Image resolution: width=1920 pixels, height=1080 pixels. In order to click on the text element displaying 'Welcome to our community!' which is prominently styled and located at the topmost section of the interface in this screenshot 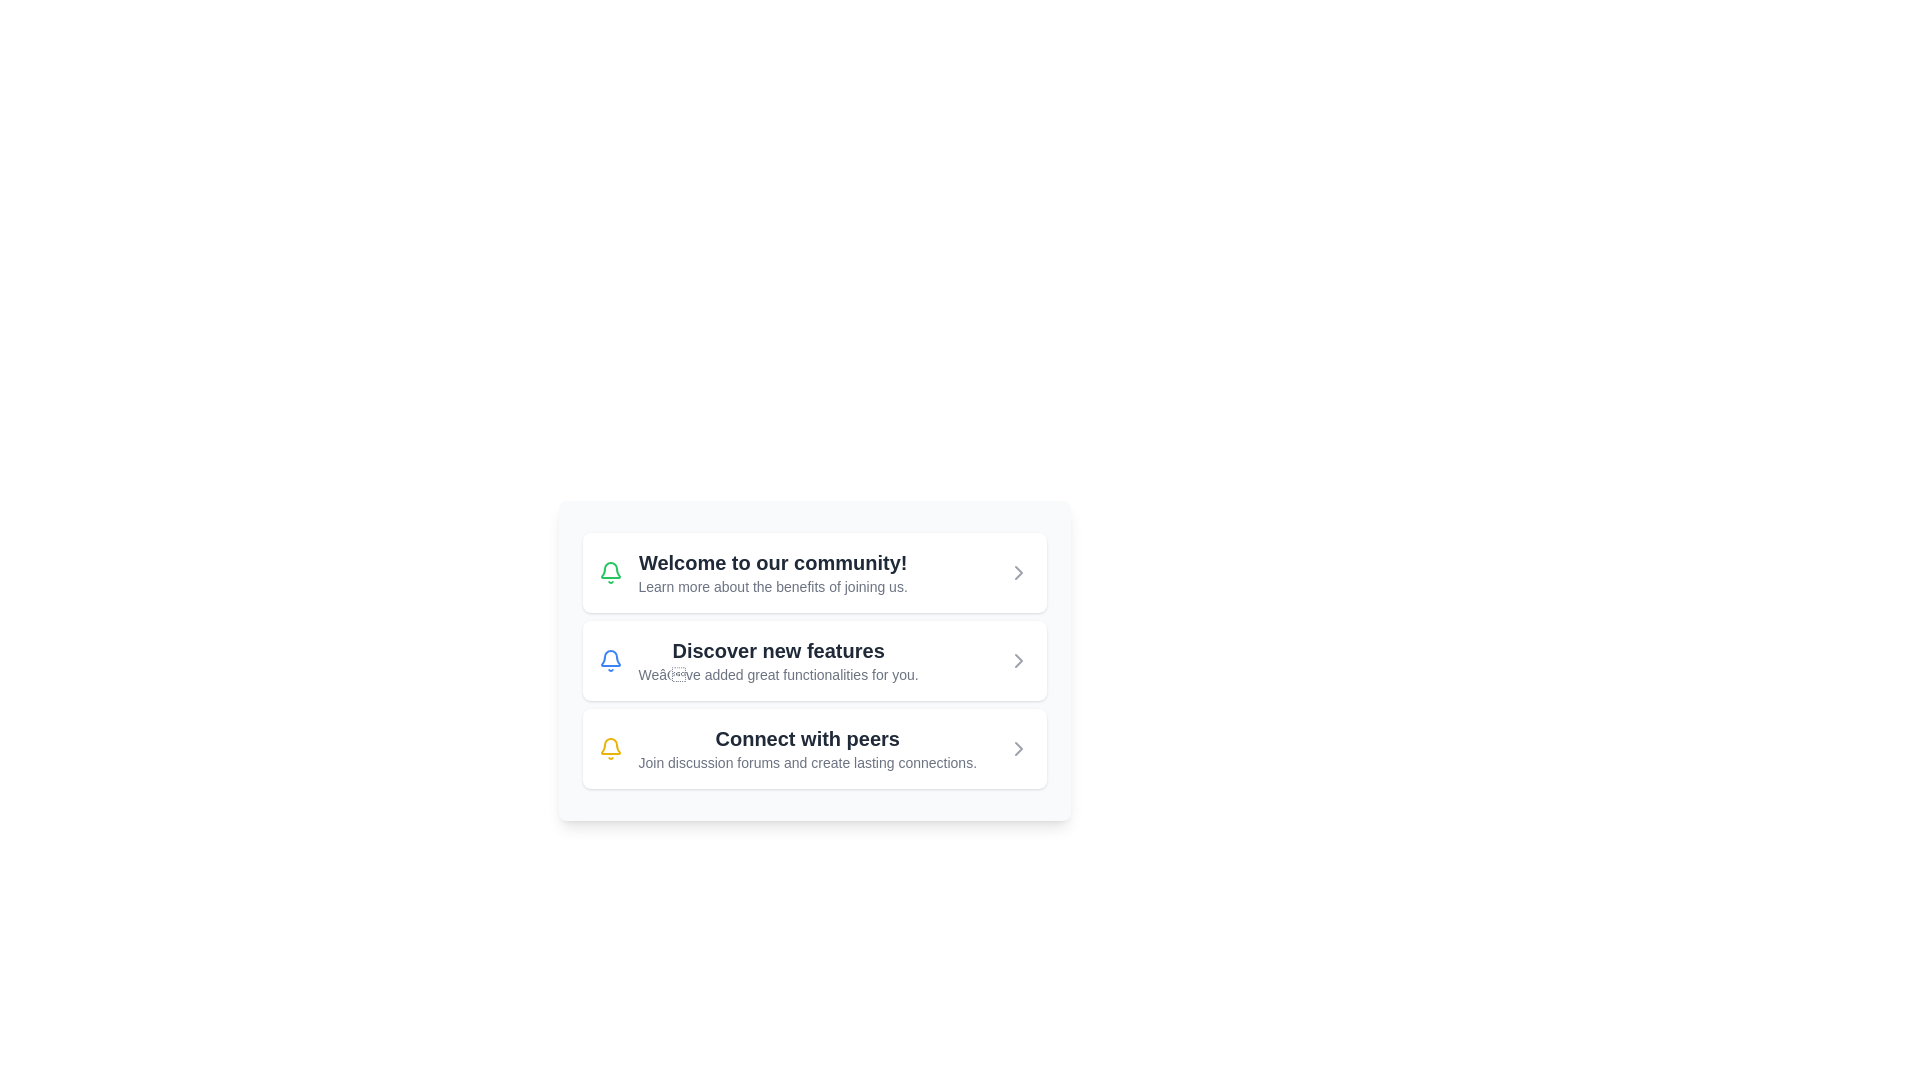, I will do `click(772, 563)`.